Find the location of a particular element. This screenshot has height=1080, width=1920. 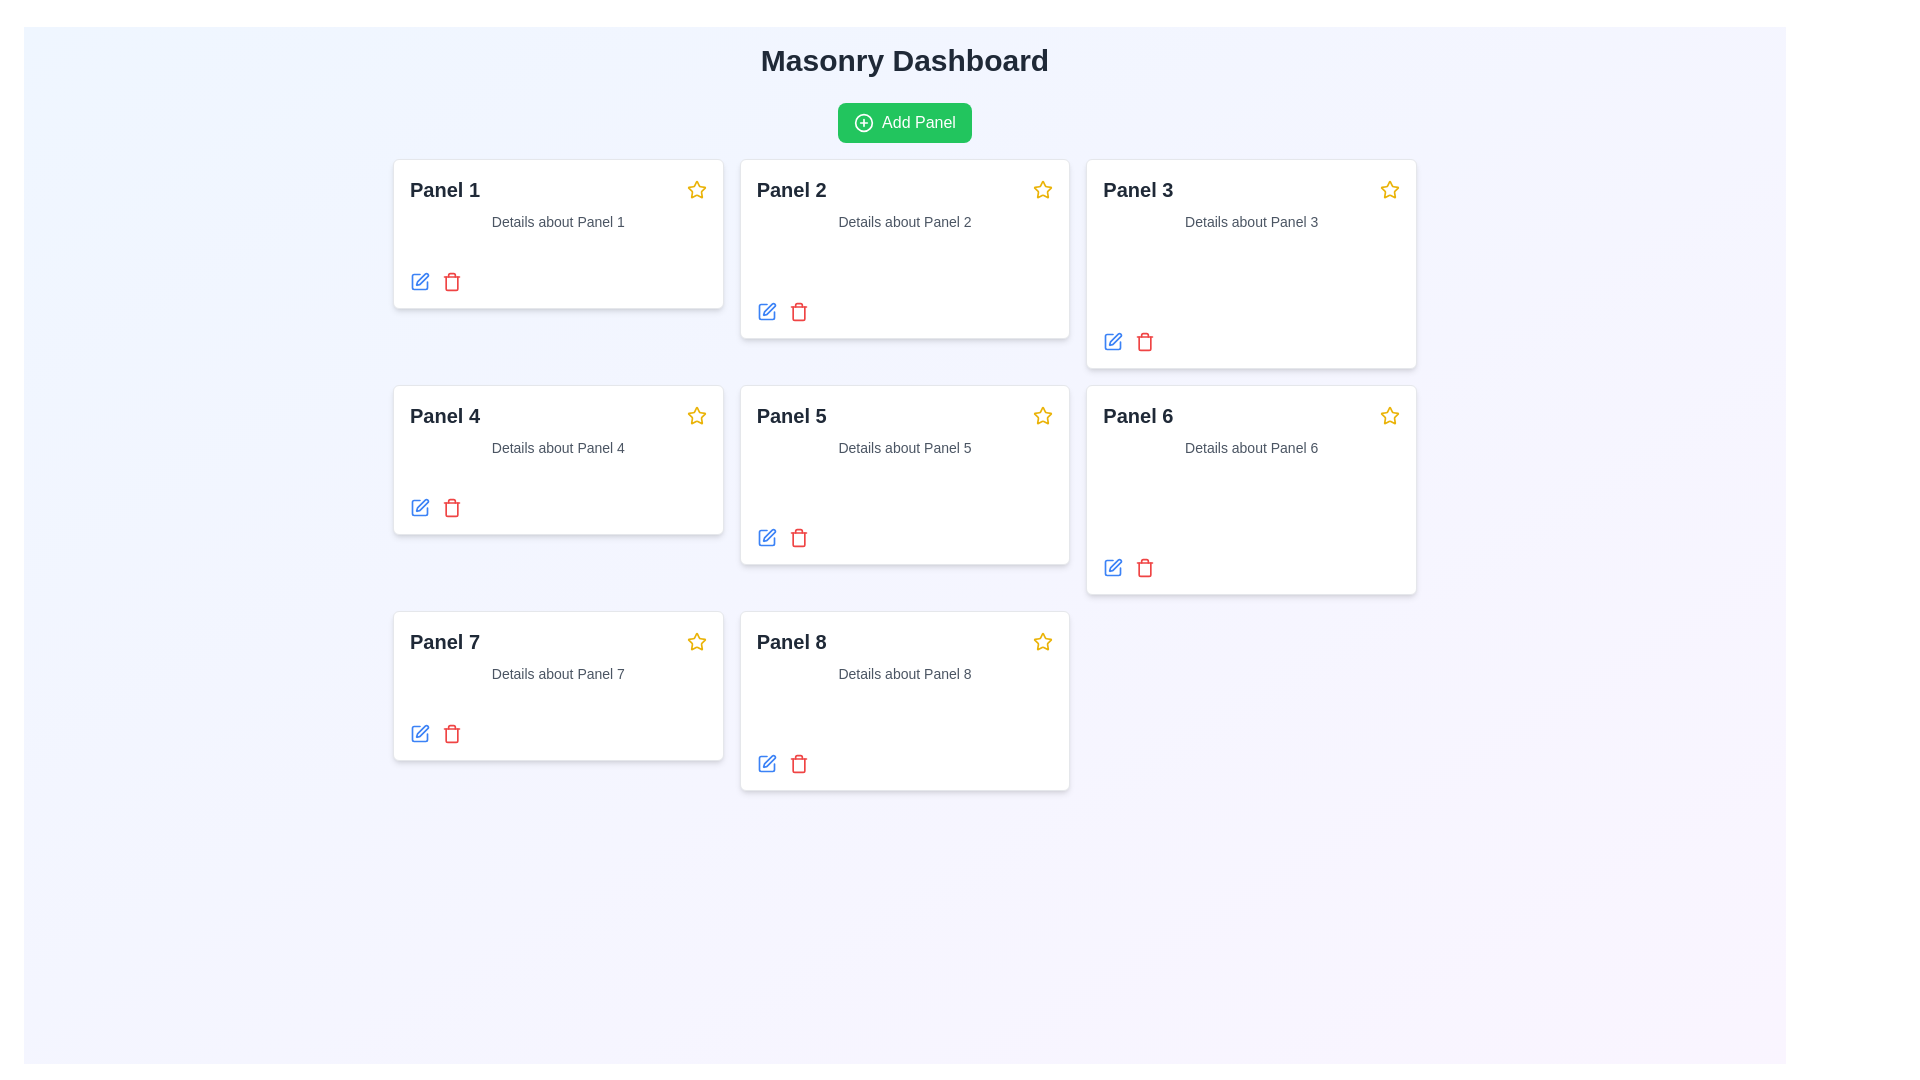

the static text label displaying 'Details about Panel 6', which is located in the Panel 6 card, beneath the title 'Panel 6' and above the action buttons is located at coordinates (1250, 446).